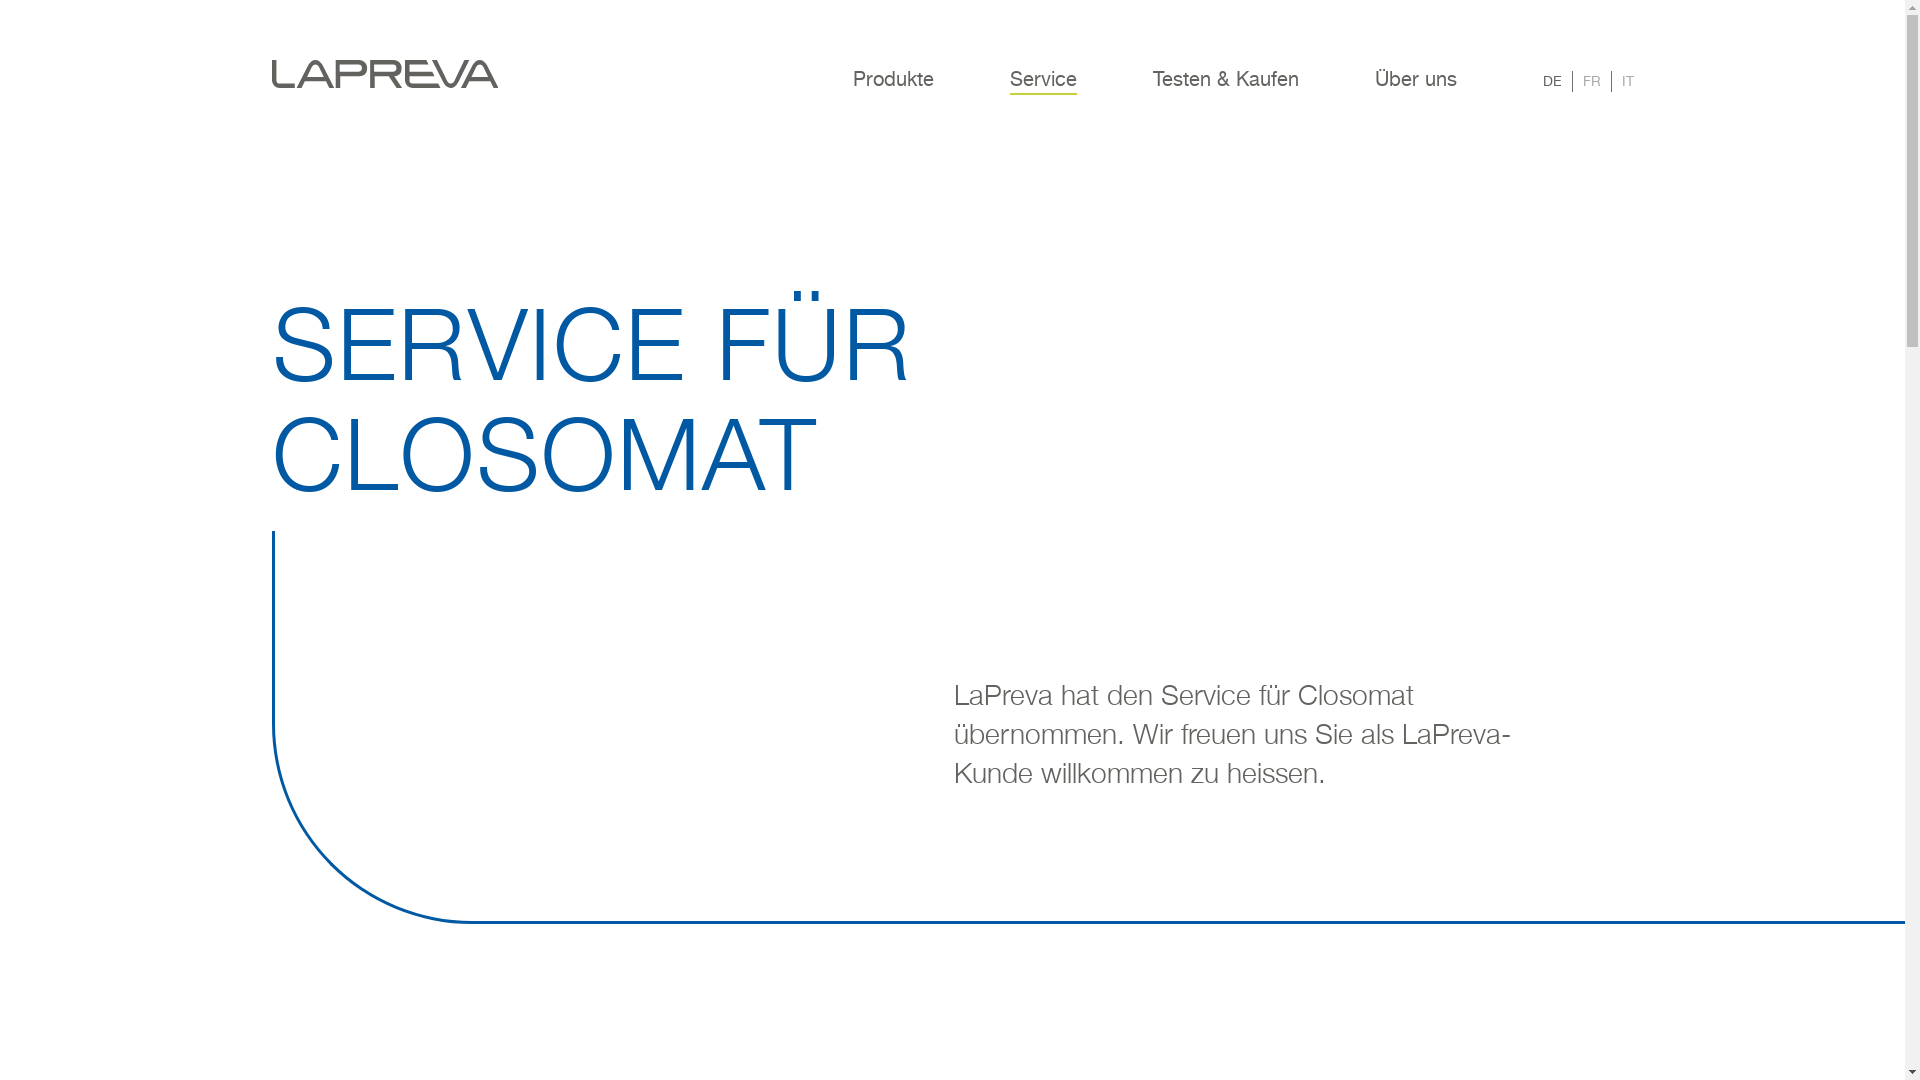 This screenshot has height=1080, width=1920. What do you see at coordinates (891, 92) in the screenshot?
I see `'Produkte'` at bounding box center [891, 92].